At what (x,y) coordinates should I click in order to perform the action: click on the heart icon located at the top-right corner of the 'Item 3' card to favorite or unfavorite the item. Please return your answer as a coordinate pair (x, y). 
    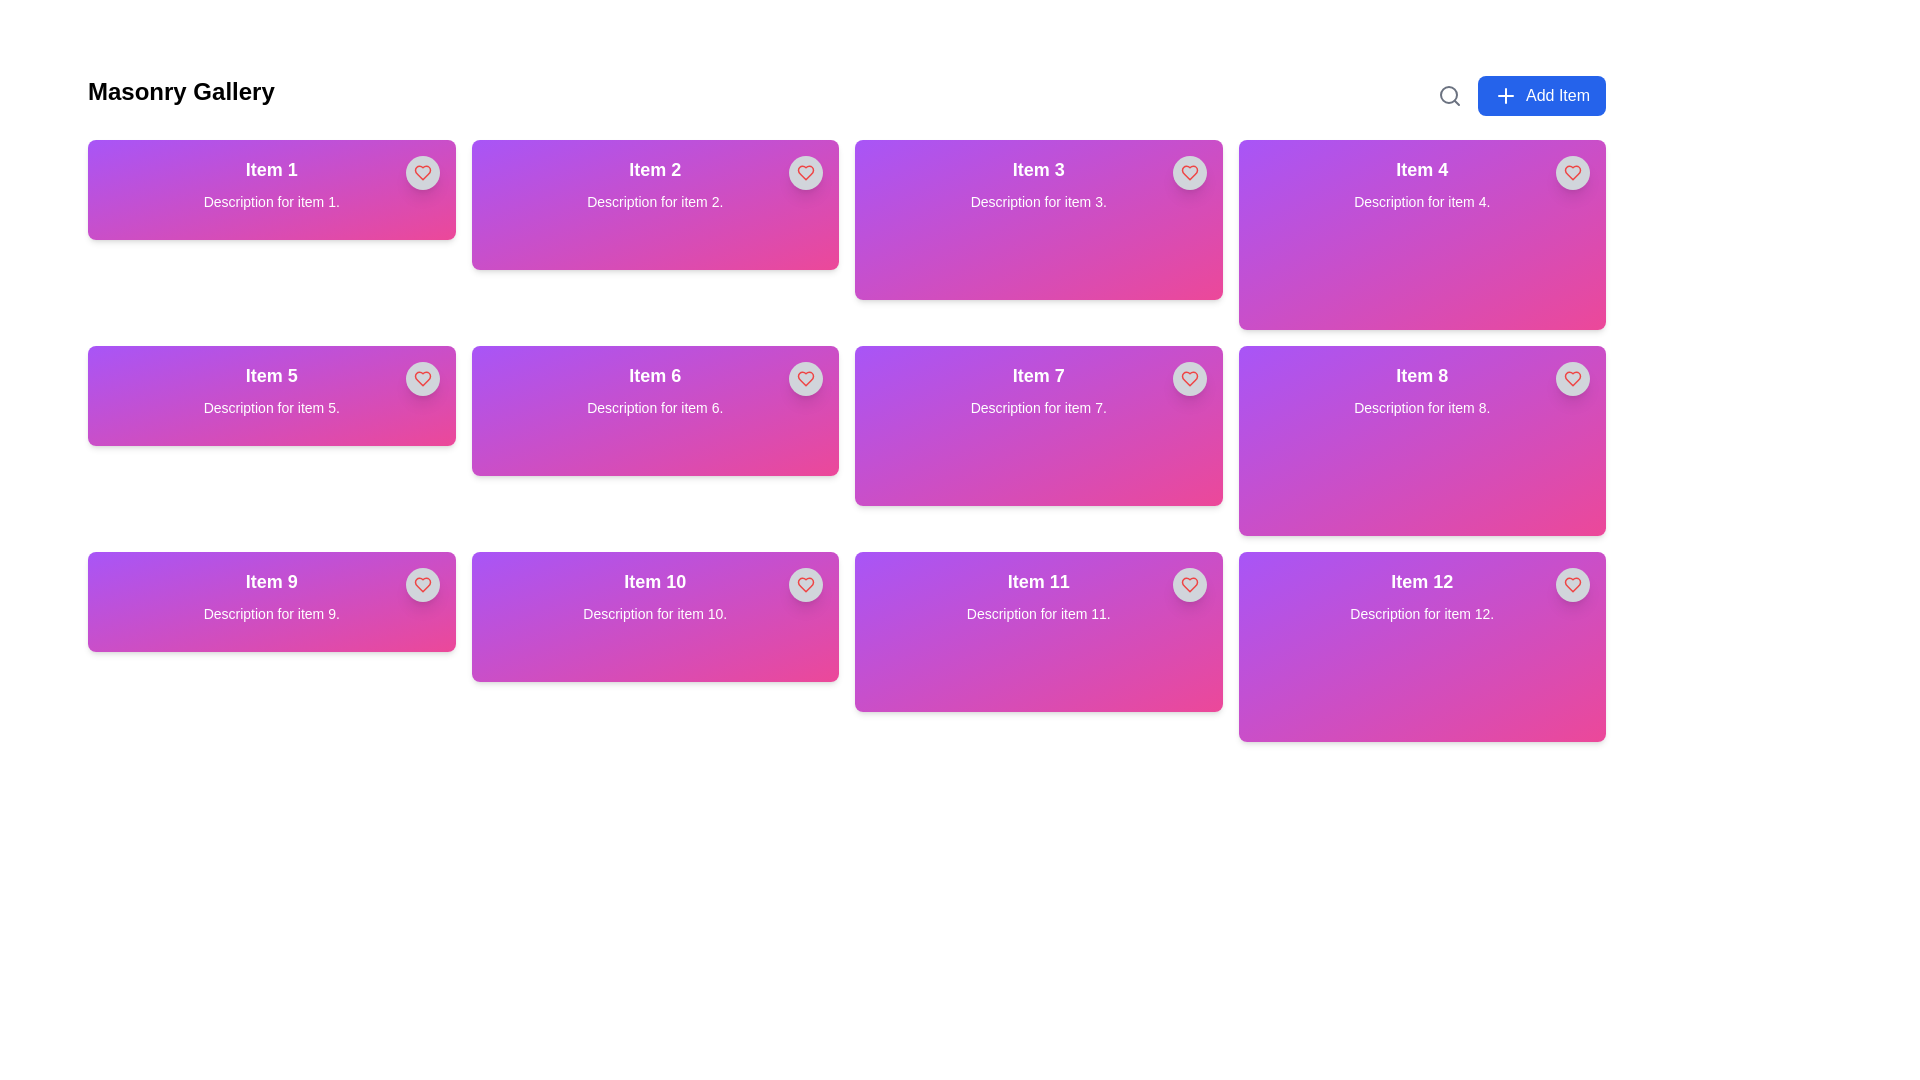
    Looking at the image, I should click on (1189, 172).